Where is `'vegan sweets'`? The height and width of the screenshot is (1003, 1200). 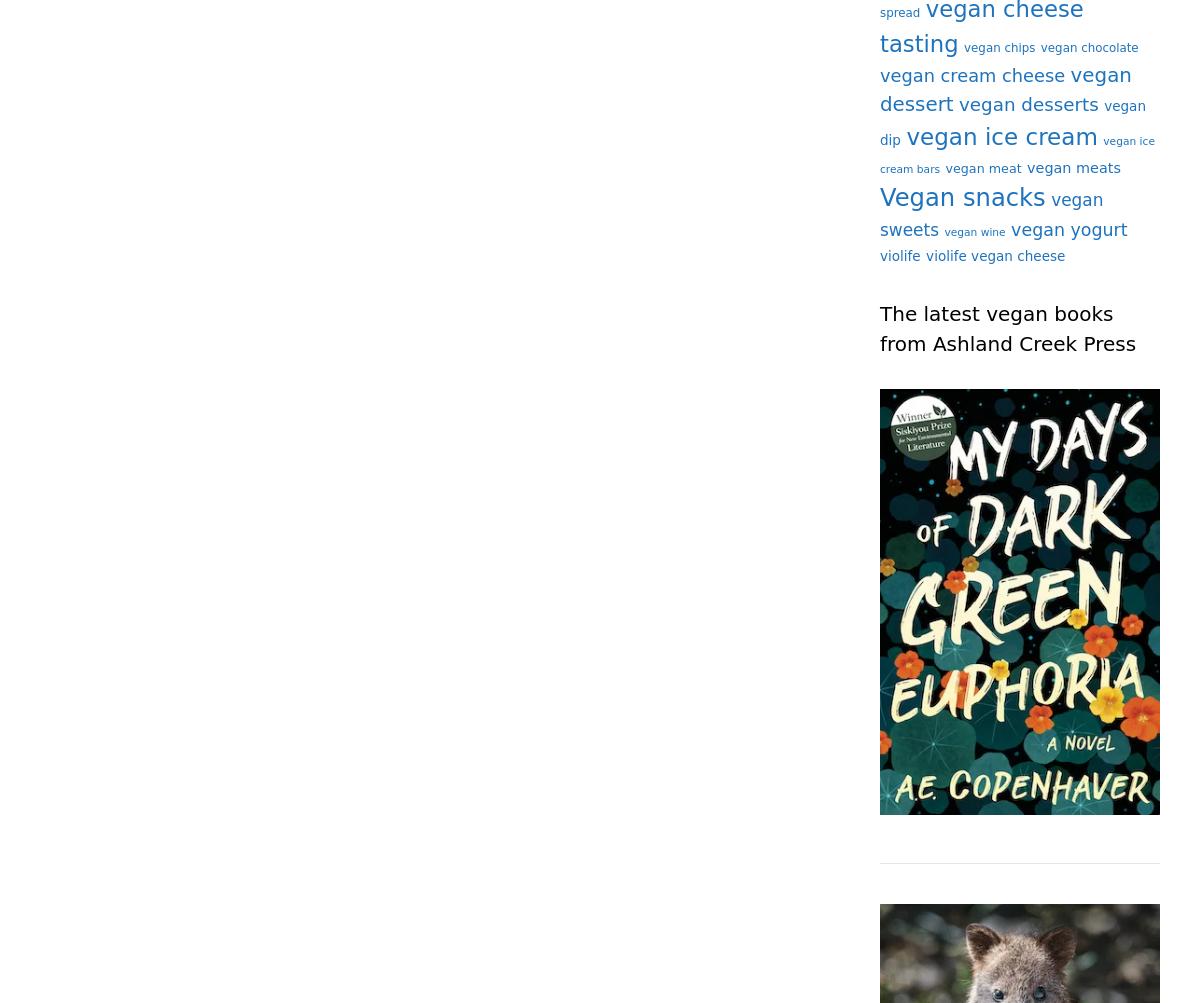 'vegan sweets' is located at coordinates (991, 214).